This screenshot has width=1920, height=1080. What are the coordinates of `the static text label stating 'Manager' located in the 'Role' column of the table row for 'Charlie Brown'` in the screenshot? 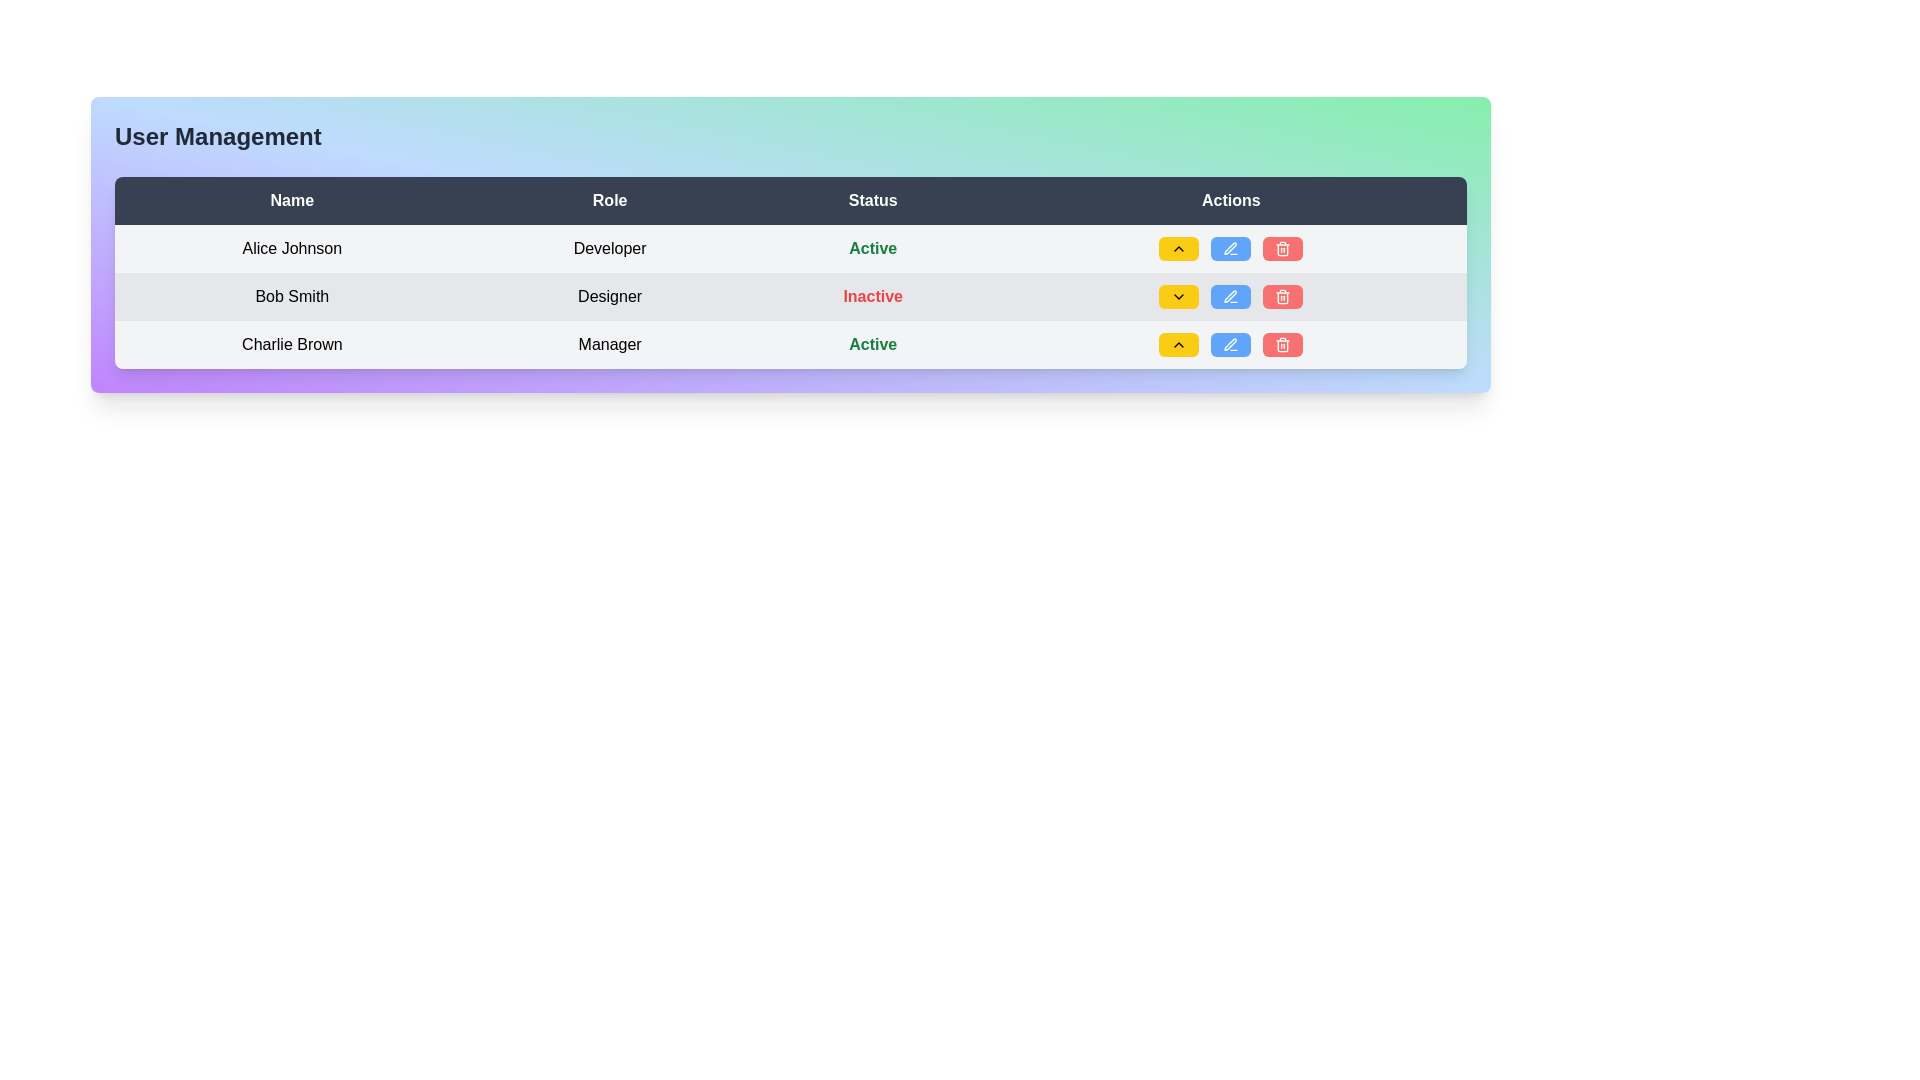 It's located at (609, 343).